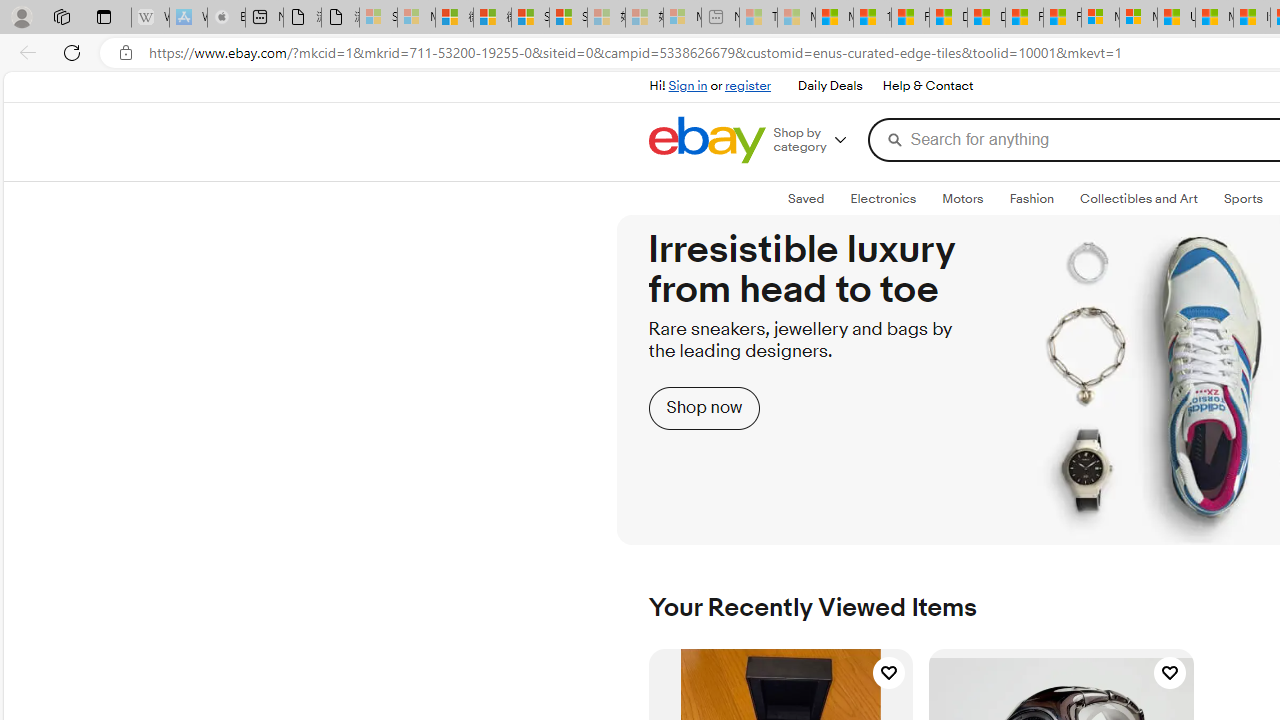 The height and width of the screenshot is (720, 1280). I want to click on 'Help & Contact', so click(927, 86).